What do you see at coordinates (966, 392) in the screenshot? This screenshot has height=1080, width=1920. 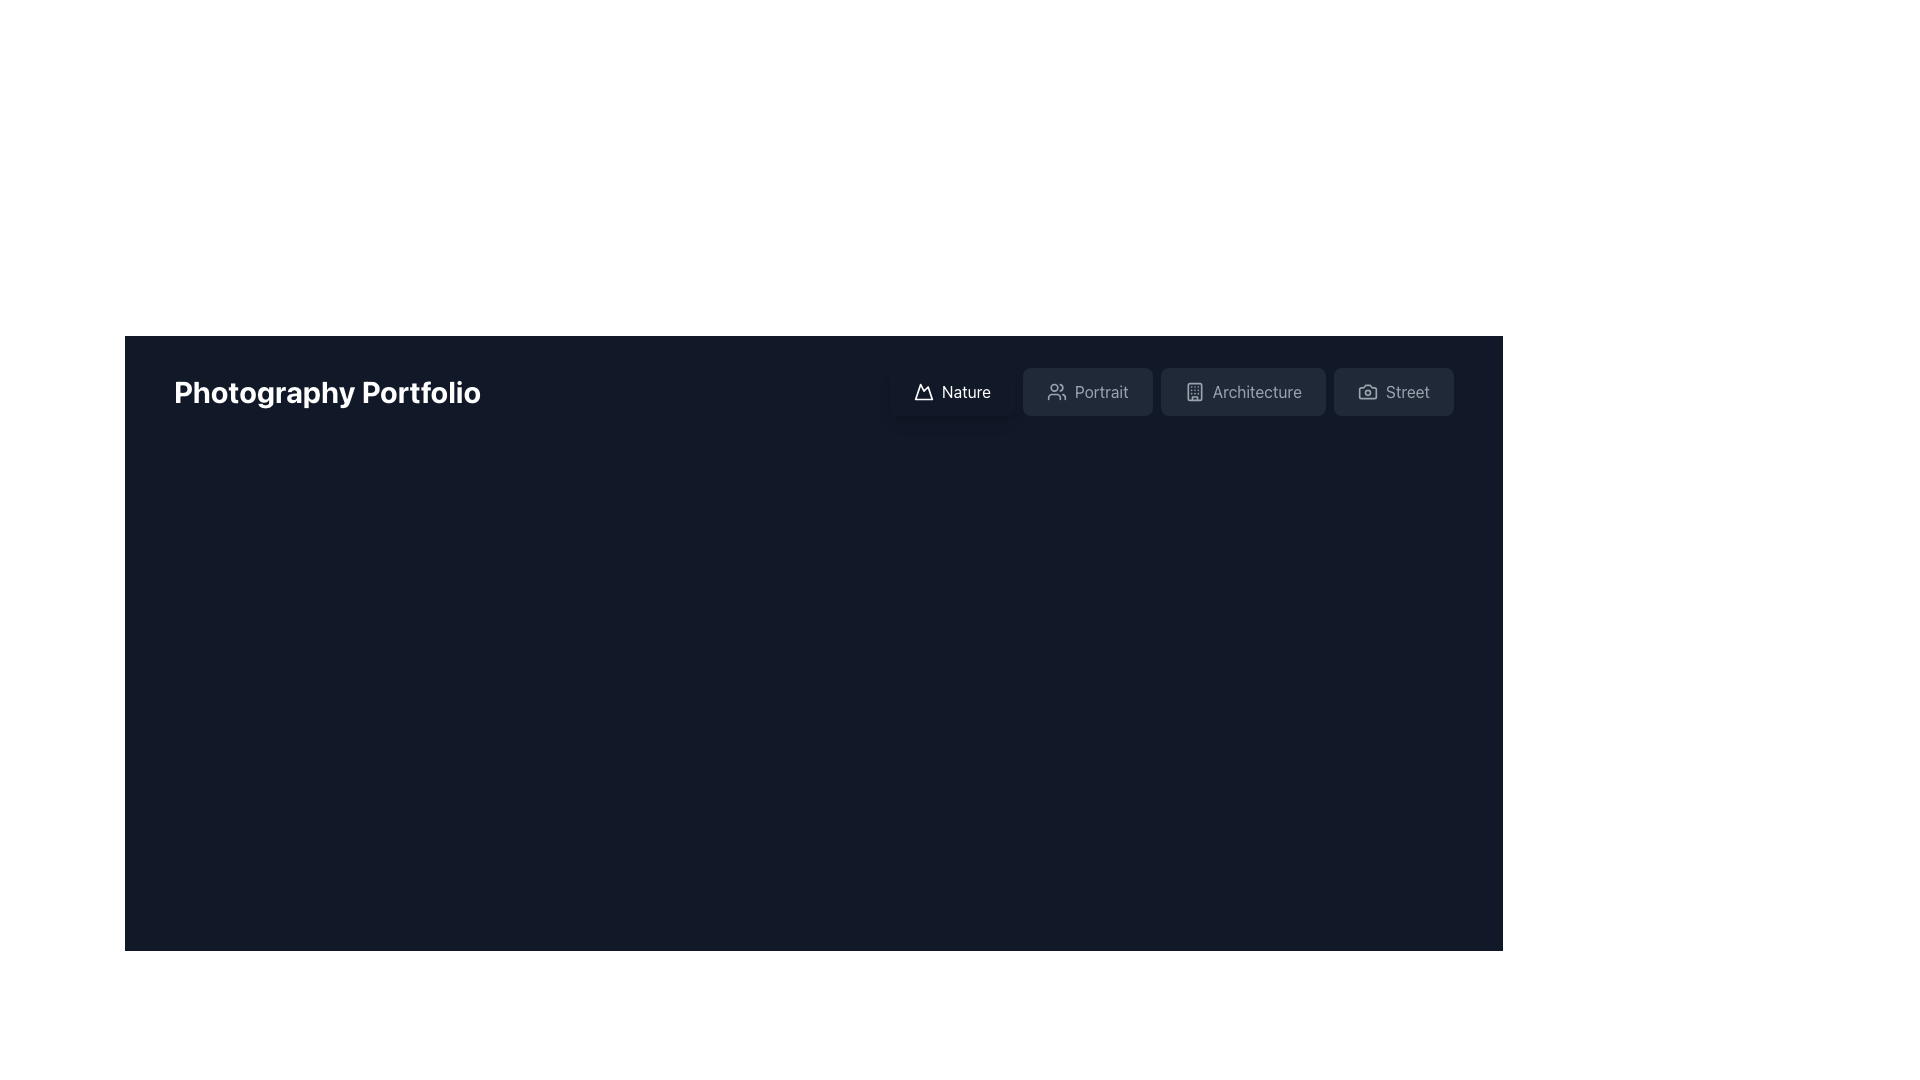 I see `the text label displaying the word 'Nature', which is styled with white text on a dark background and is the first interactive element in a horizontal button group` at bounding box center [966, 392].